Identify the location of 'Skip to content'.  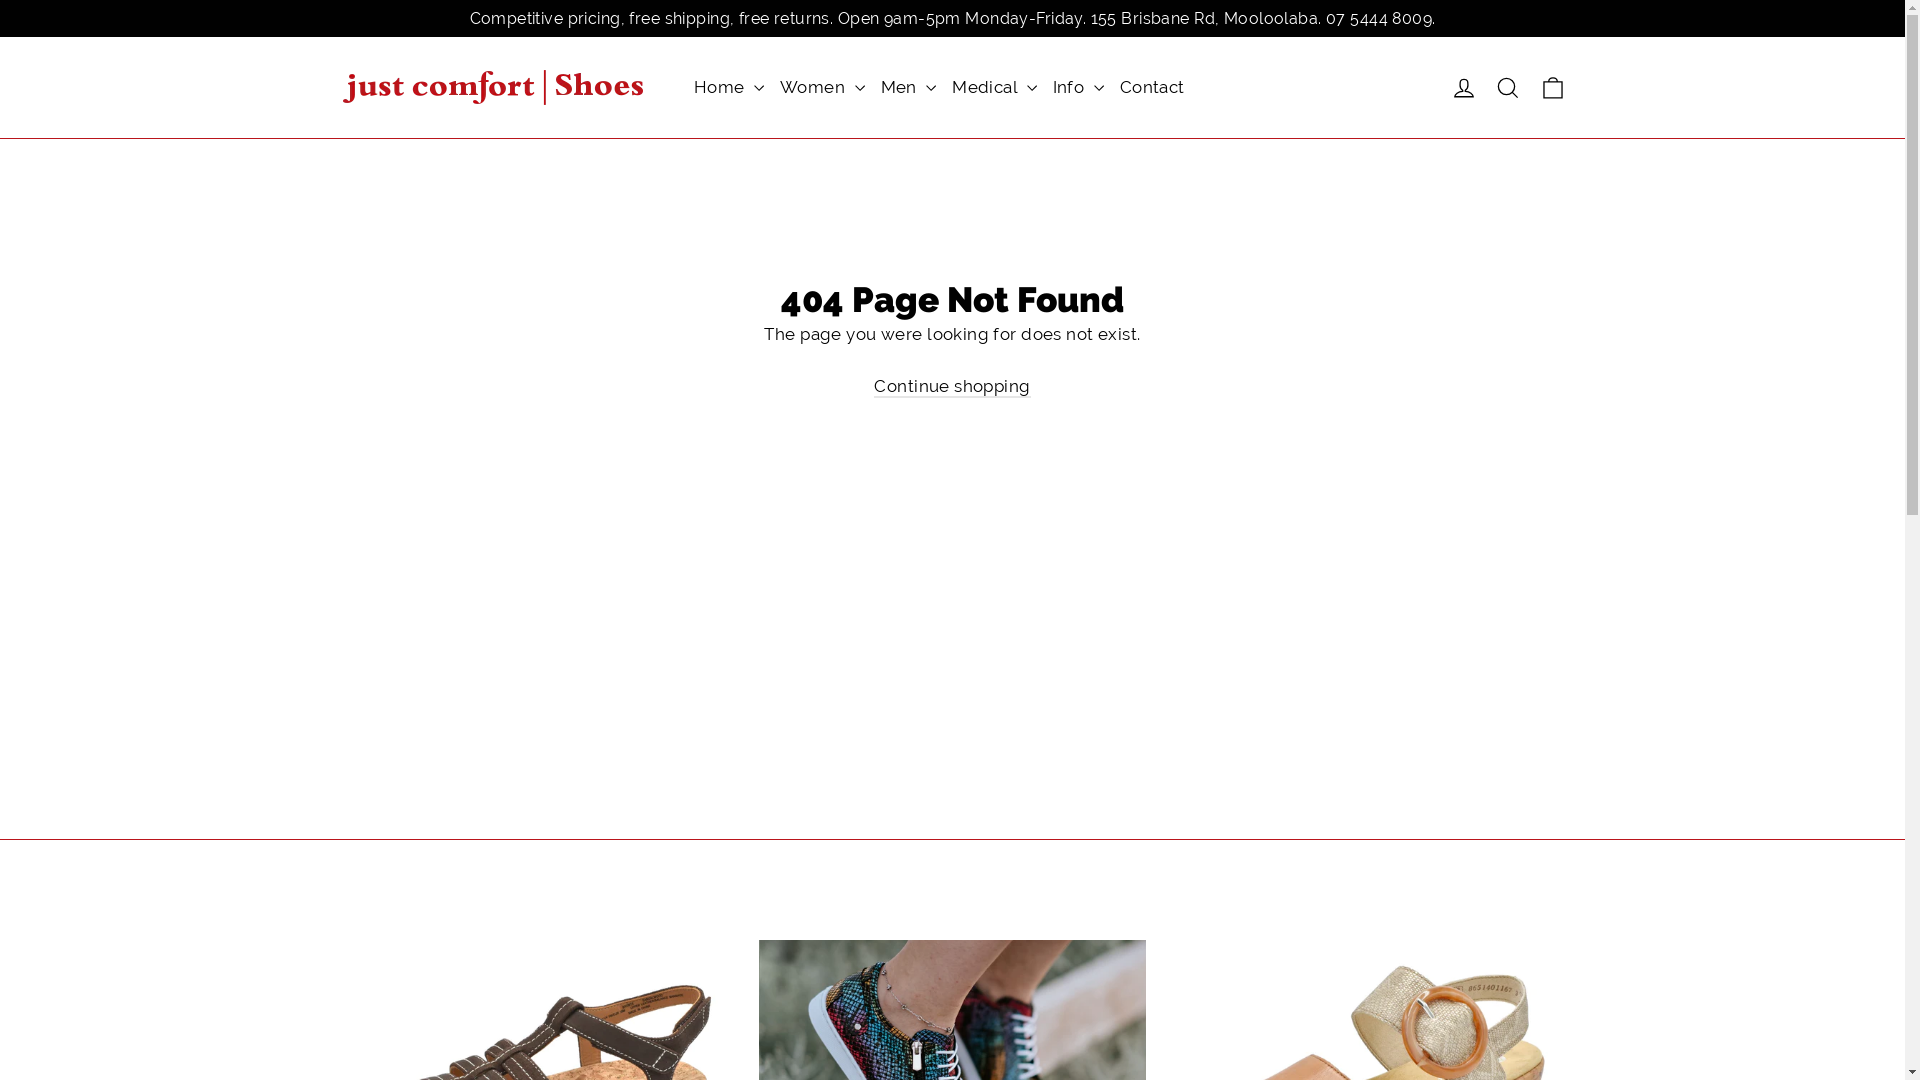
(0, 0).